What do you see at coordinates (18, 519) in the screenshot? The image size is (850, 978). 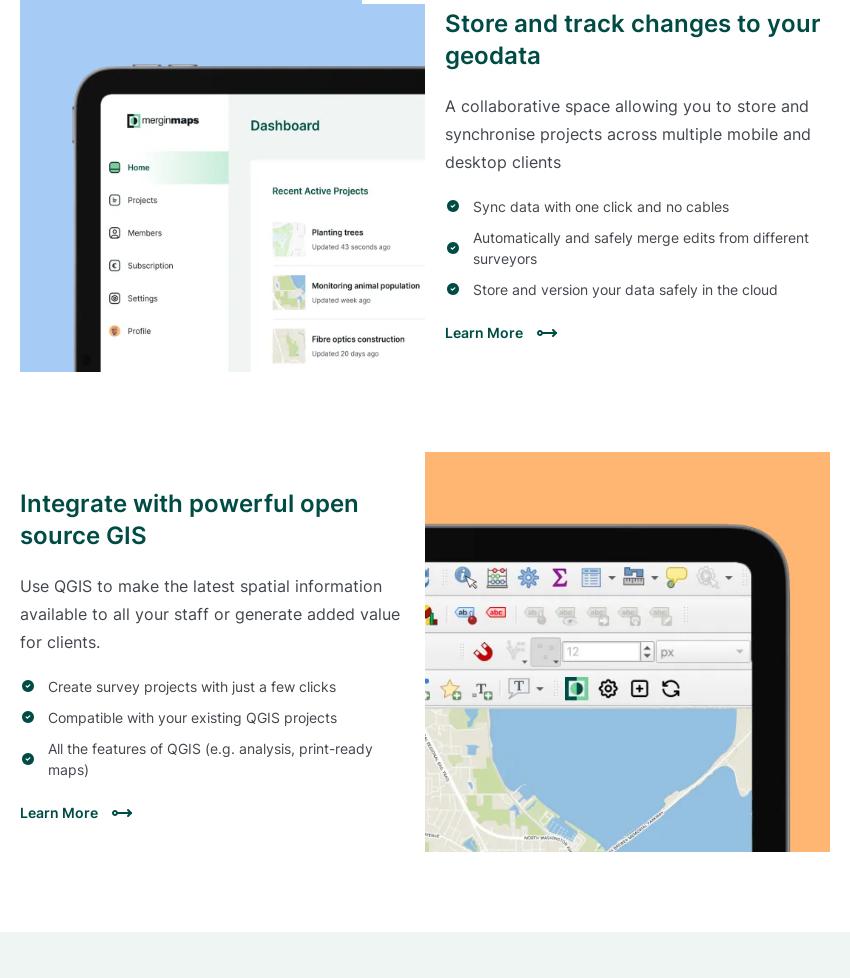 I see `'Integrate with powerful open source GIS'` at bounding box center [18, 519].